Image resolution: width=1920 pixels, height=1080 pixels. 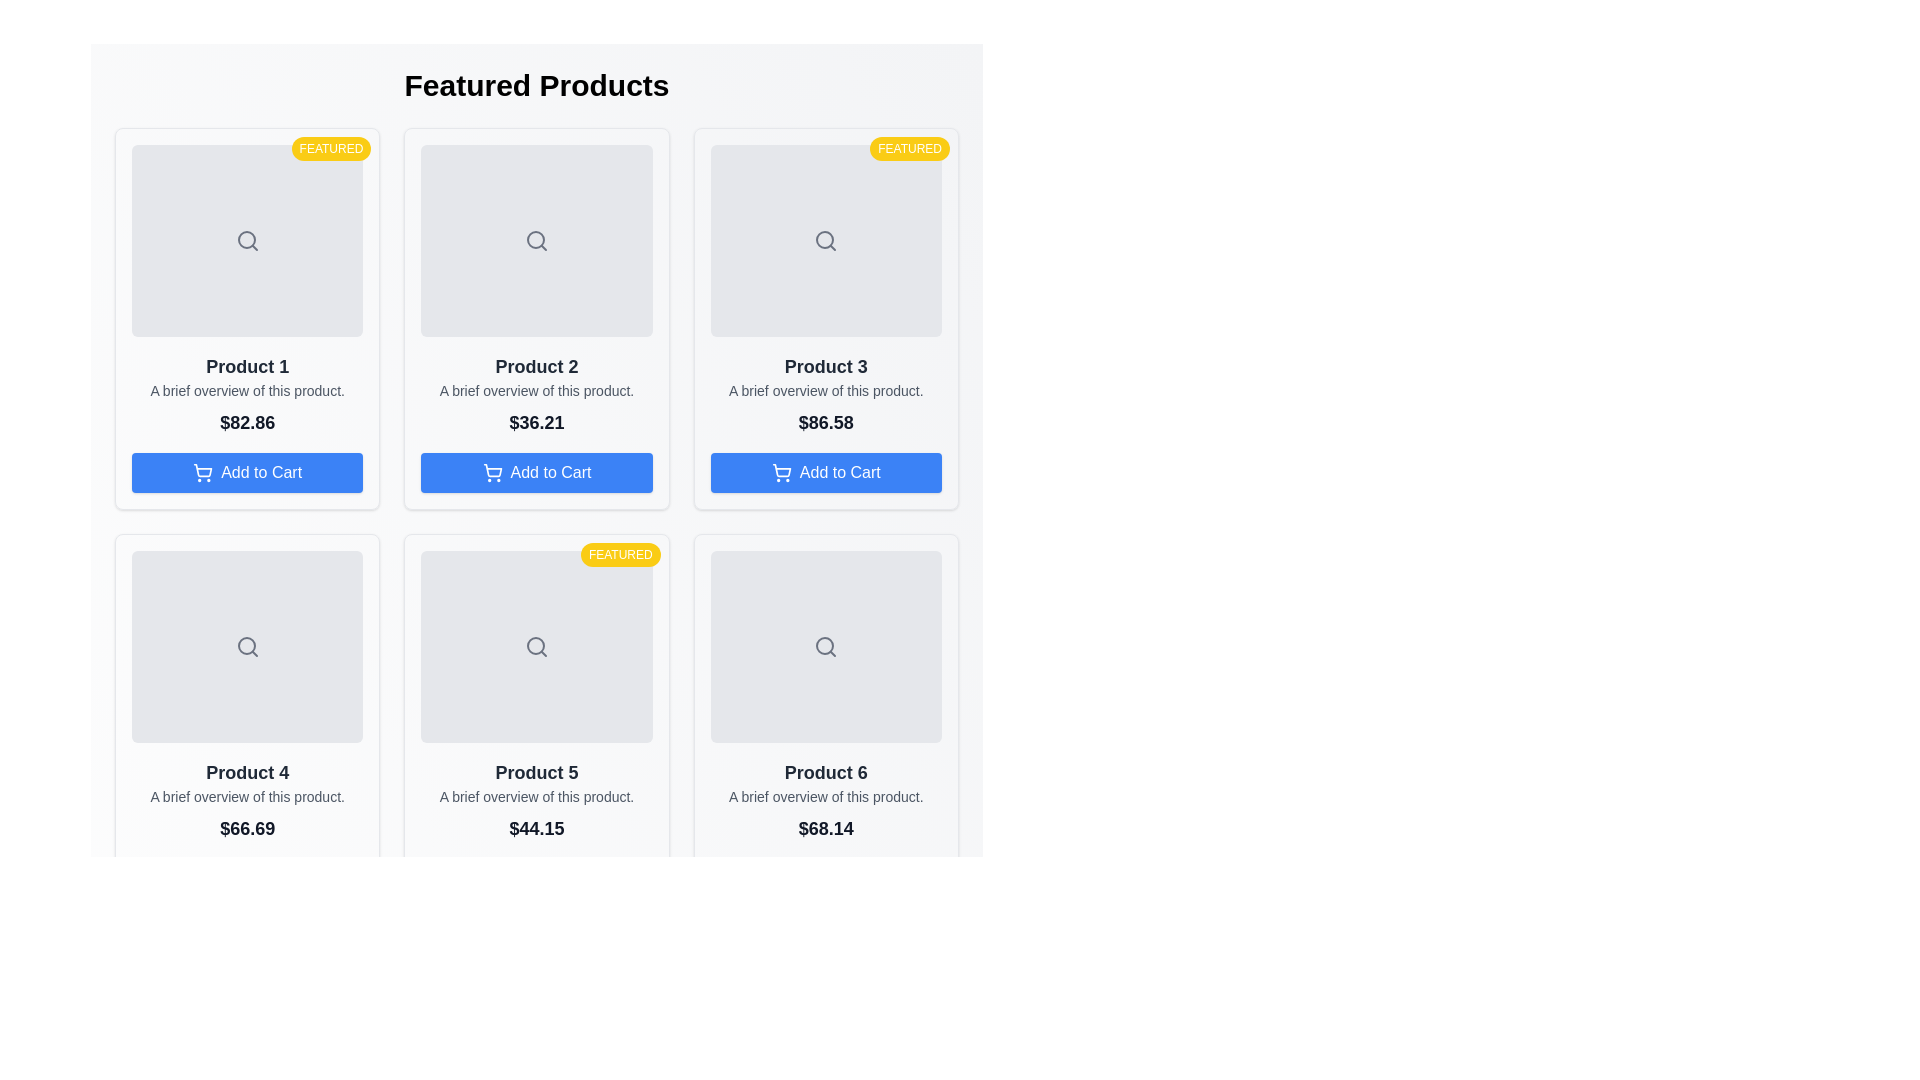 What do you see at coordinates (826, 829) in the screenshot?
I see `text label displaying the price '$68.14' for 'Product 6' located in the second row, third column of the product grid` at bounding box center [826, 829].